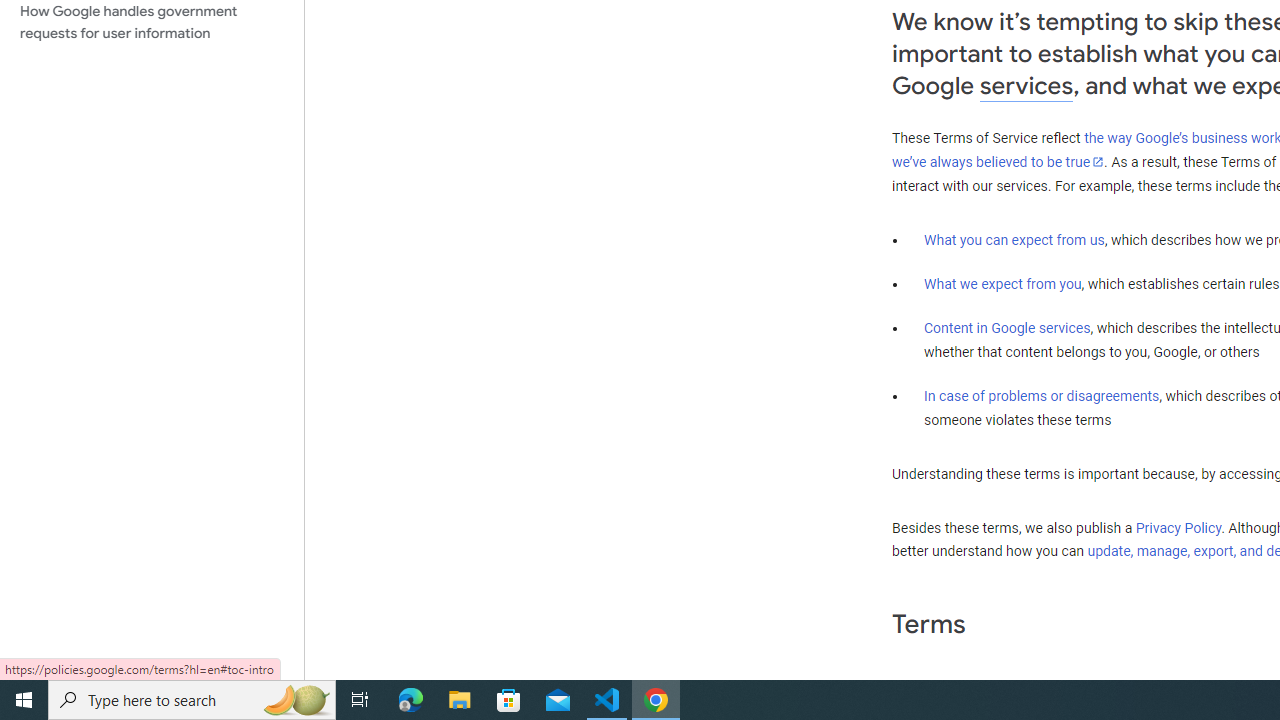 This screenshot has height=720, width=1280. Describe the element at coordinates (1026, 85) in the screenshot. I see `'services'` at that location.